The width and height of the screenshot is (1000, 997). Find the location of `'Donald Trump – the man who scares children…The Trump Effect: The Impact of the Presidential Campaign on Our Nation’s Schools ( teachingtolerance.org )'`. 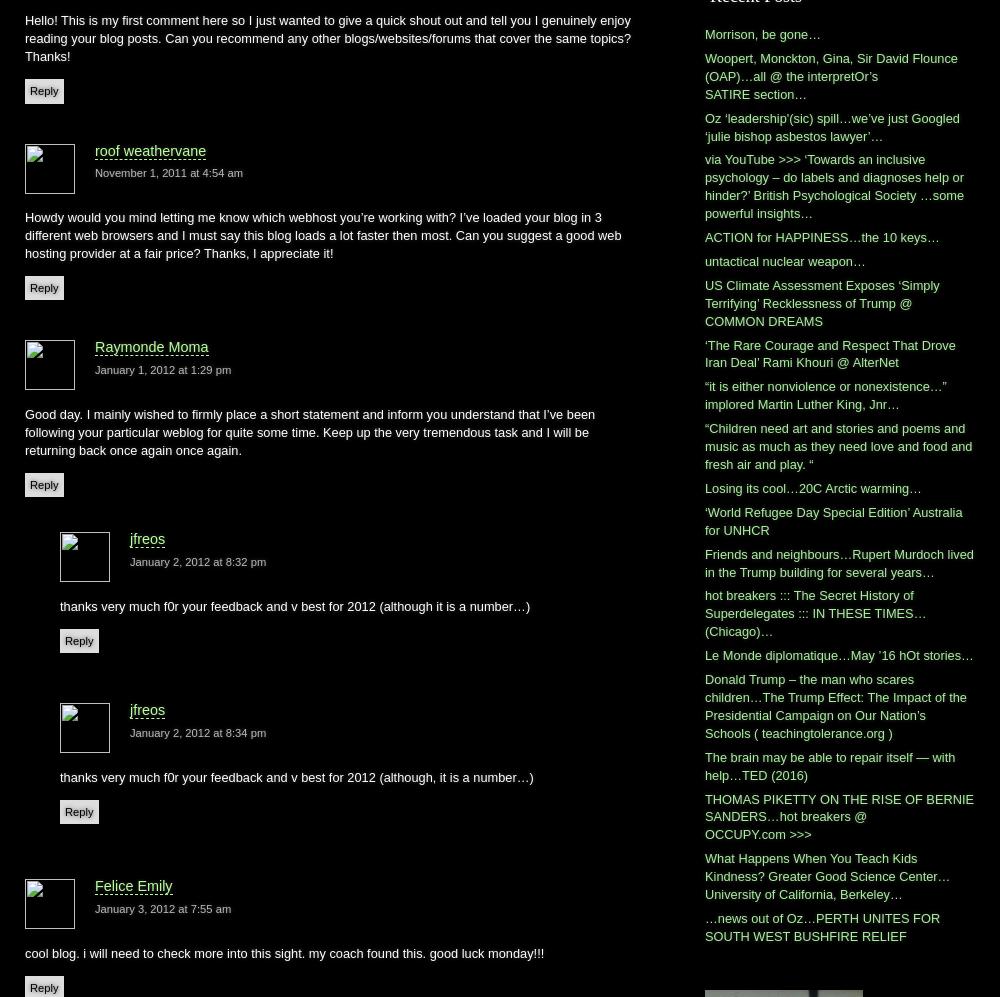

'Donald Trump – the man who scares children…The Trump Effect: The Impact of the Presidential Campaign on Our Nation’s Schools ( teachingtolerance.org )' is located at coordinates (835, 704).